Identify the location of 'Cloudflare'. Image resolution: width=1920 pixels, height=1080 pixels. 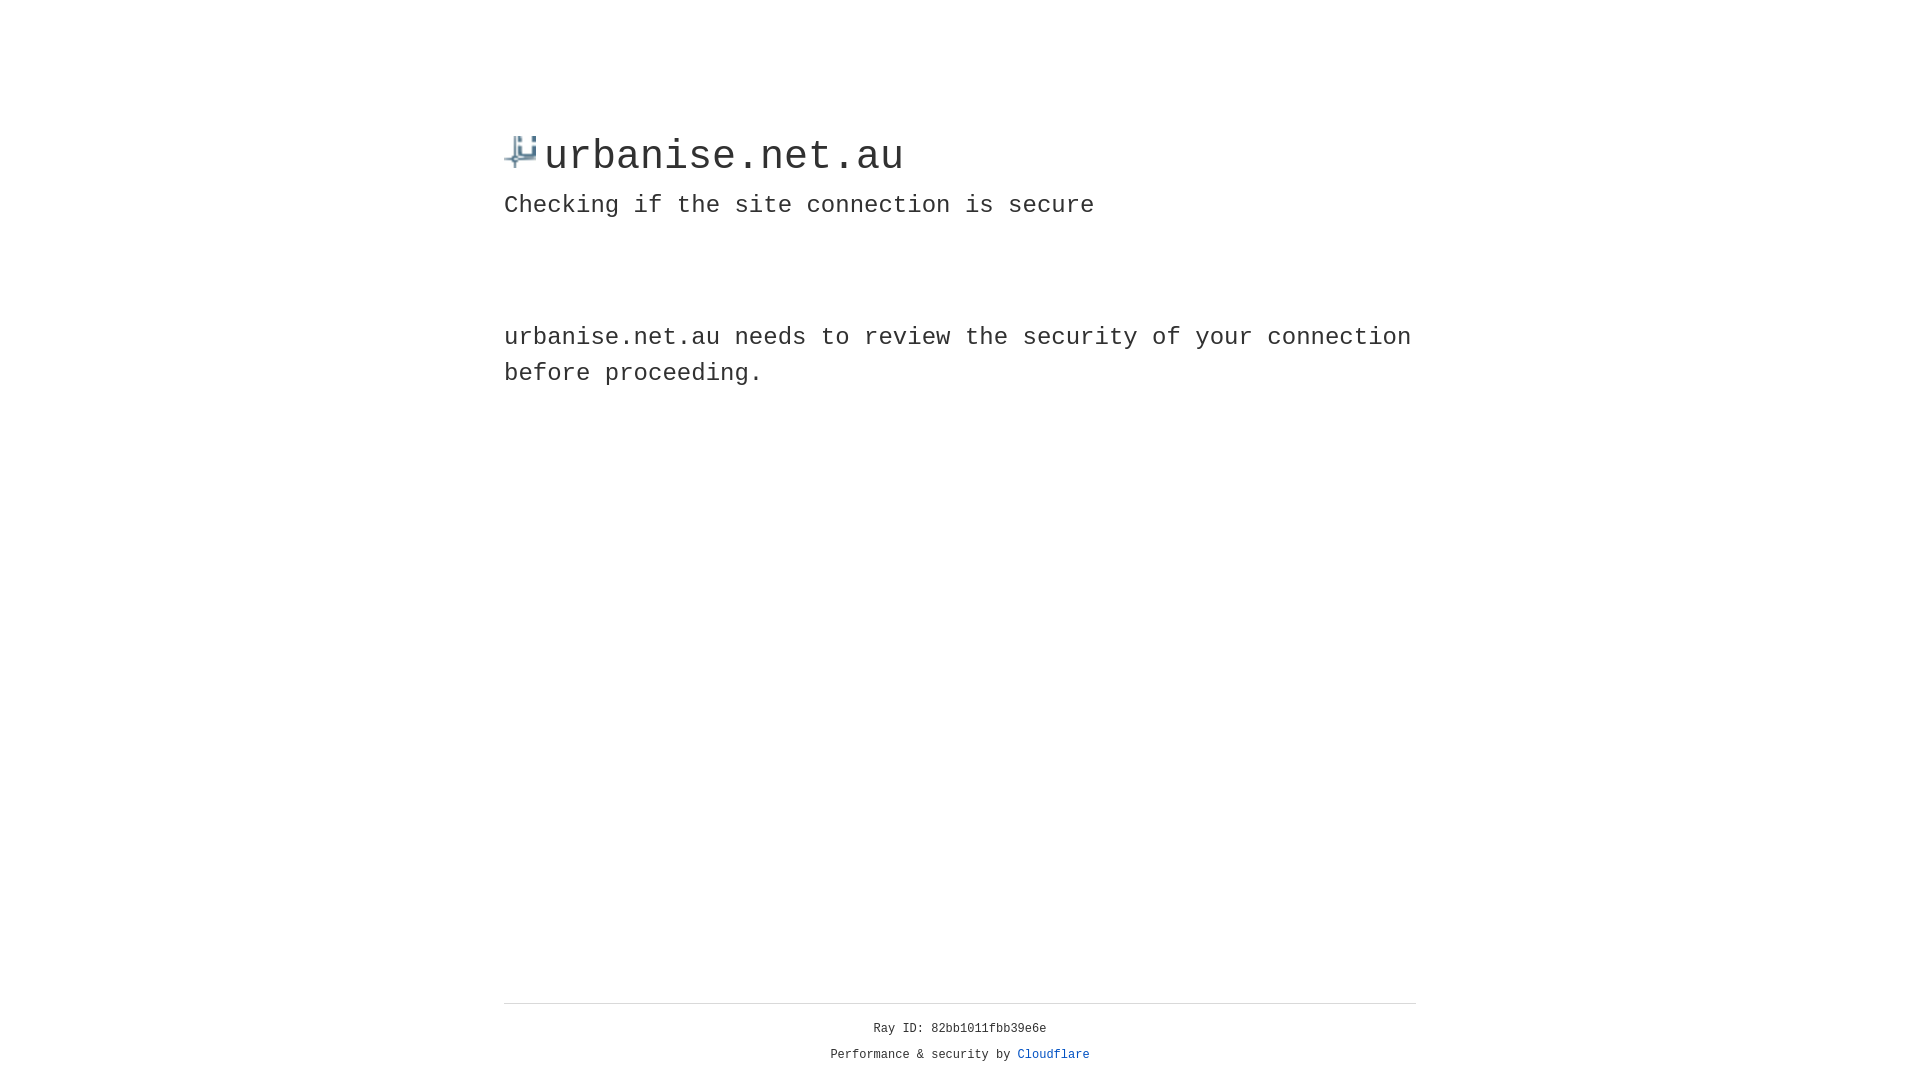
(1053, 1054).